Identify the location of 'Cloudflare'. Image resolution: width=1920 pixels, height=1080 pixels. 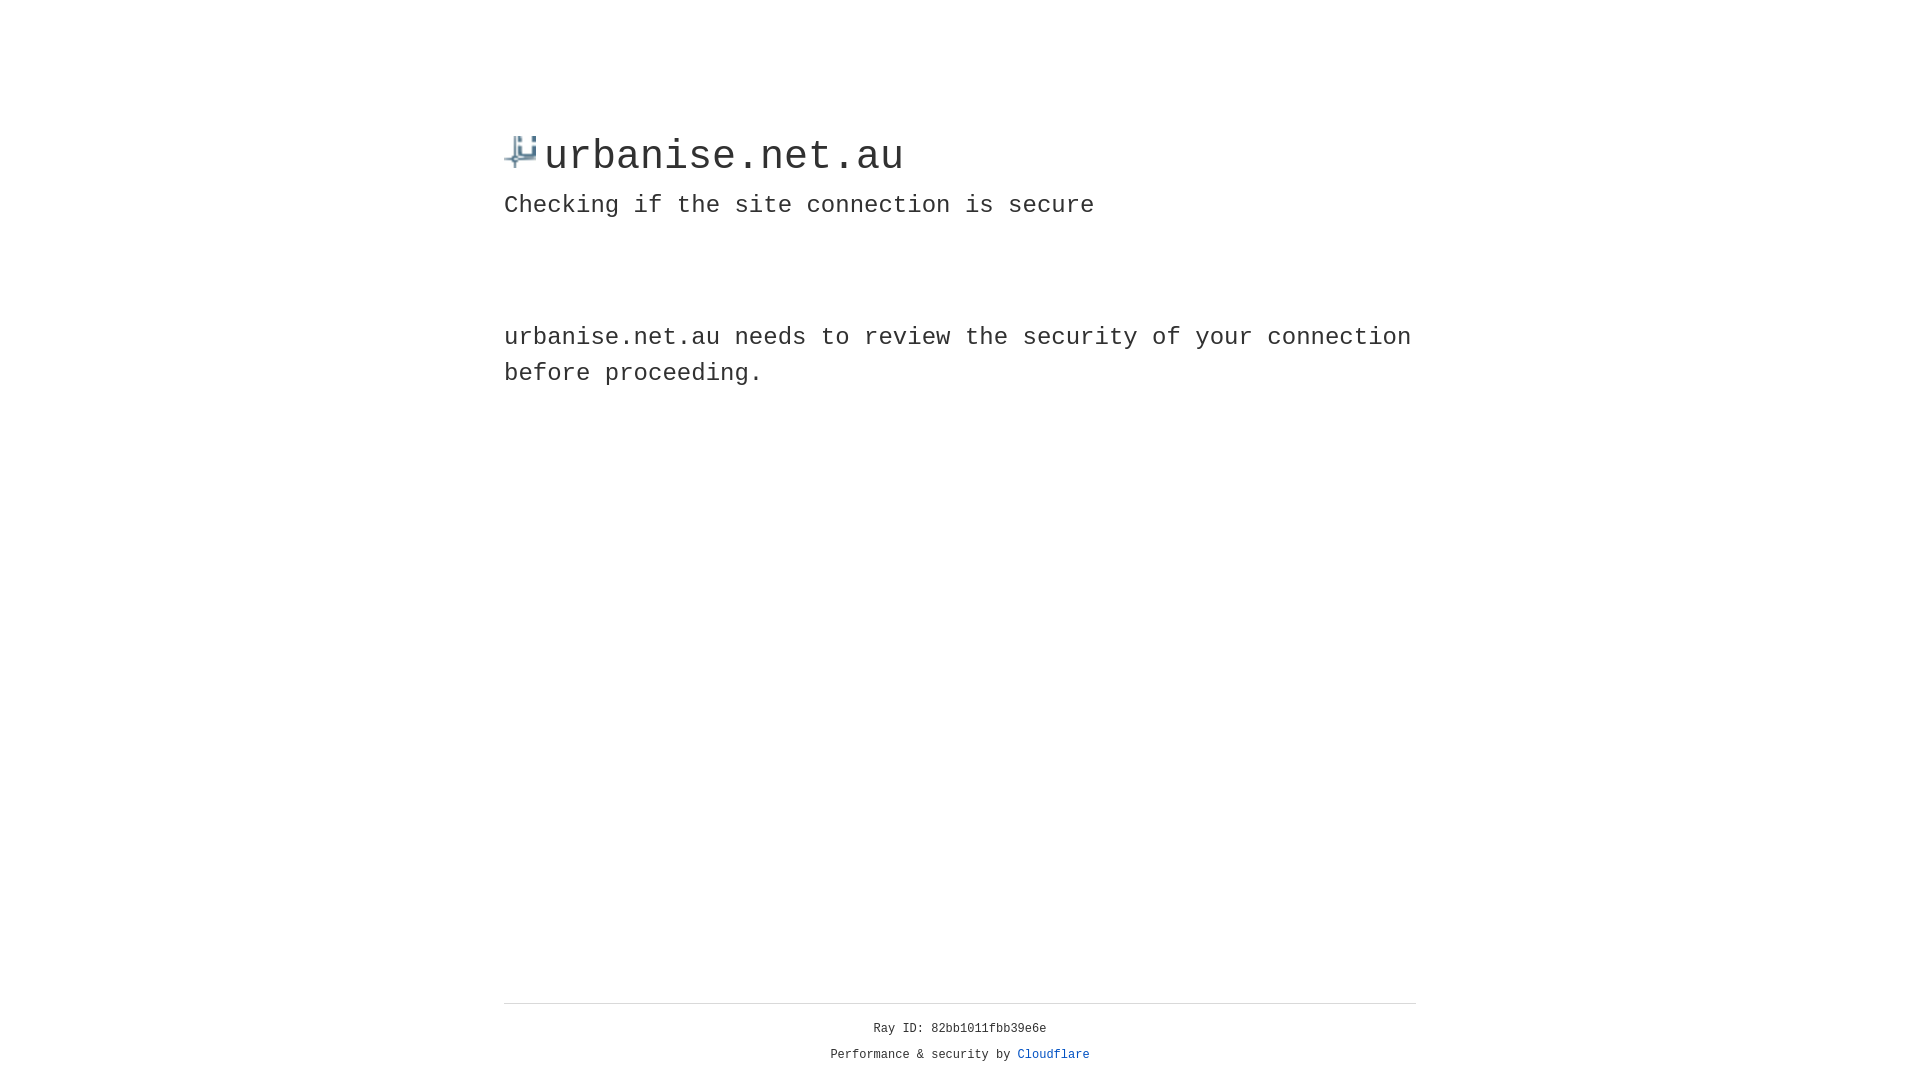
(1053, 1054).